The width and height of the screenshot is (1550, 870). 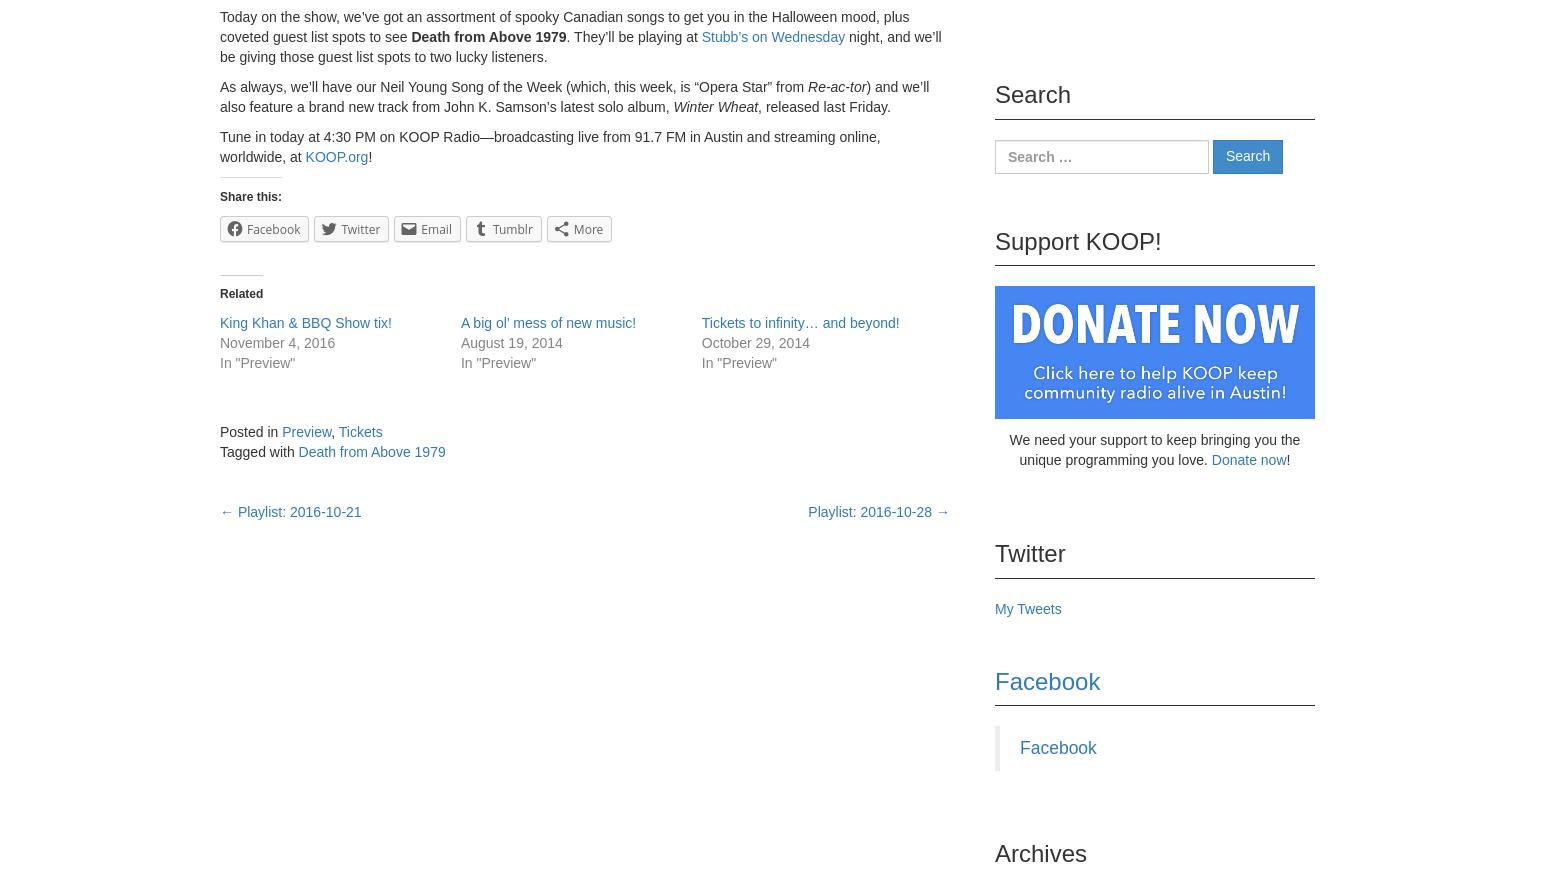 I want to click on 'KOOP.org', so click(x=335, y=154).